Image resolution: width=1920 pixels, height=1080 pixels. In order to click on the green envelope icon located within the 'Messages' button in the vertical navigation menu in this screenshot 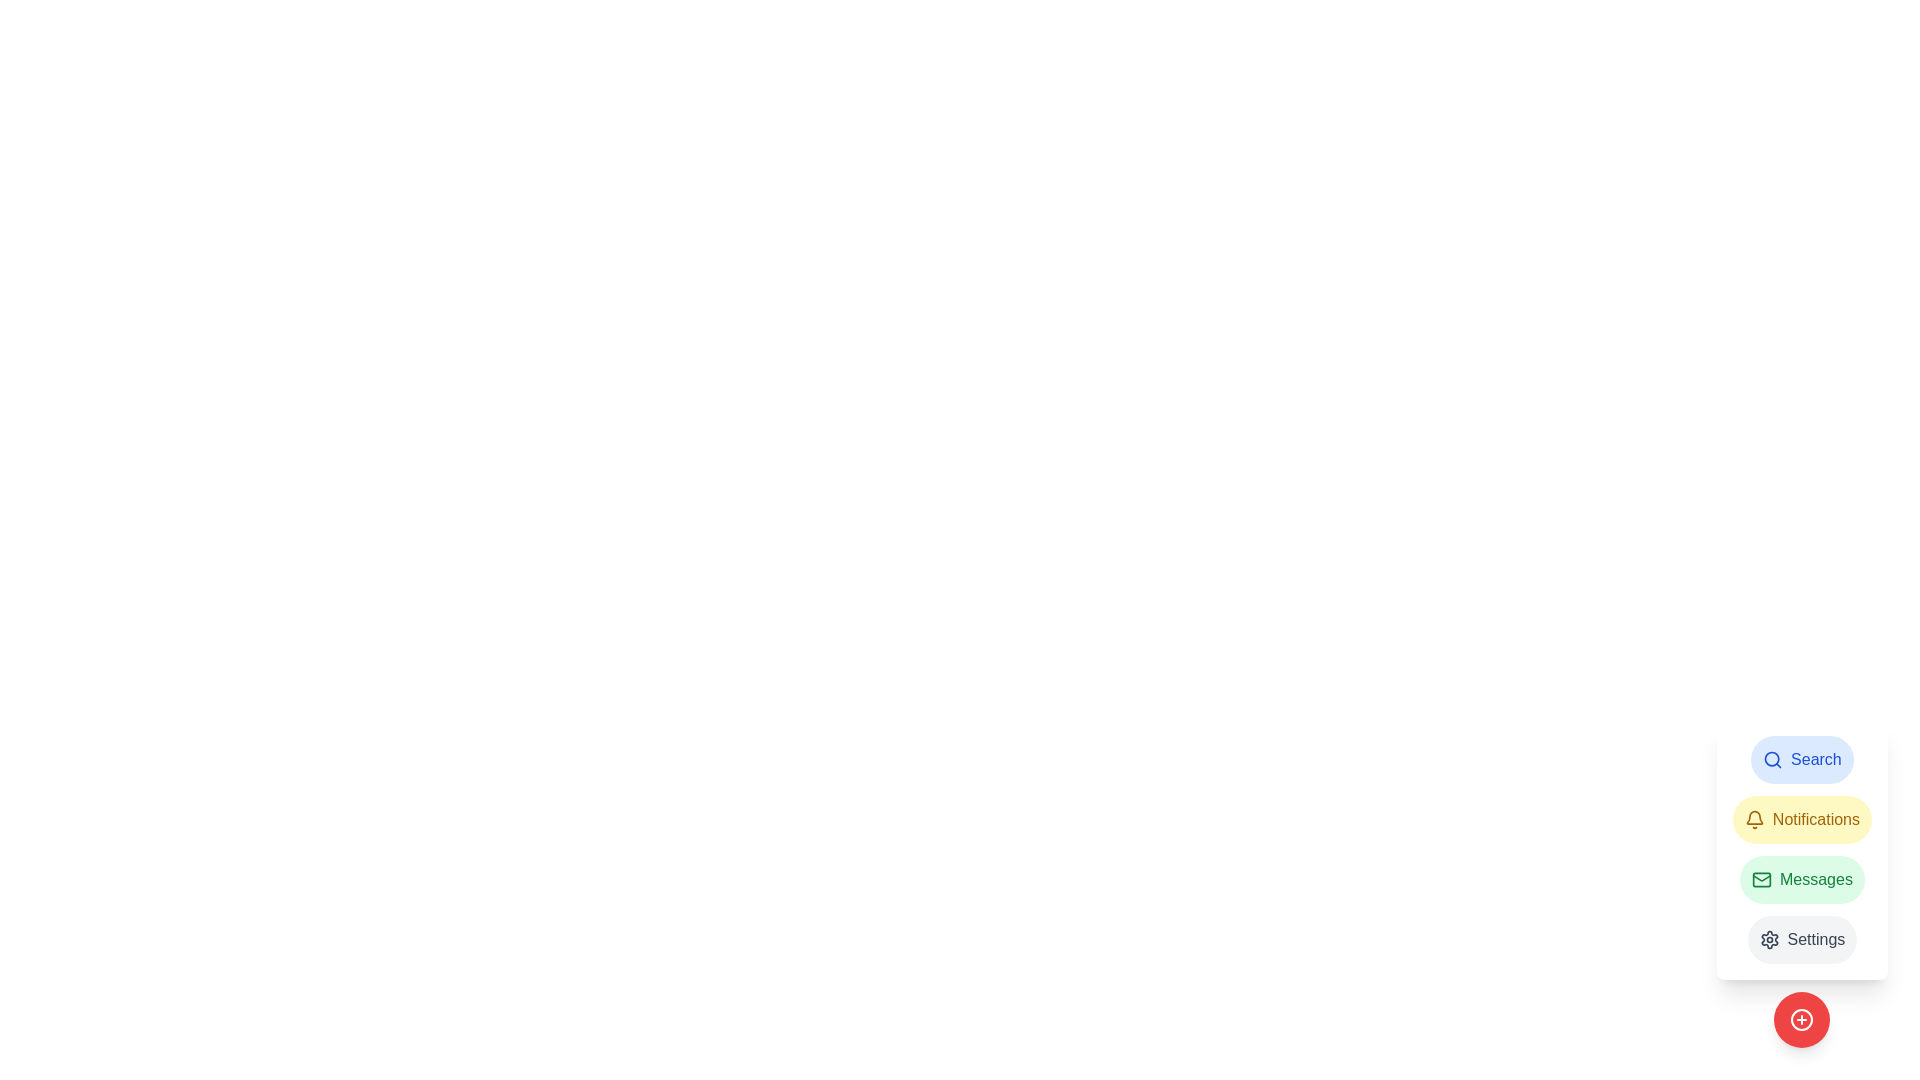, I will do `click(1761, 878)`.